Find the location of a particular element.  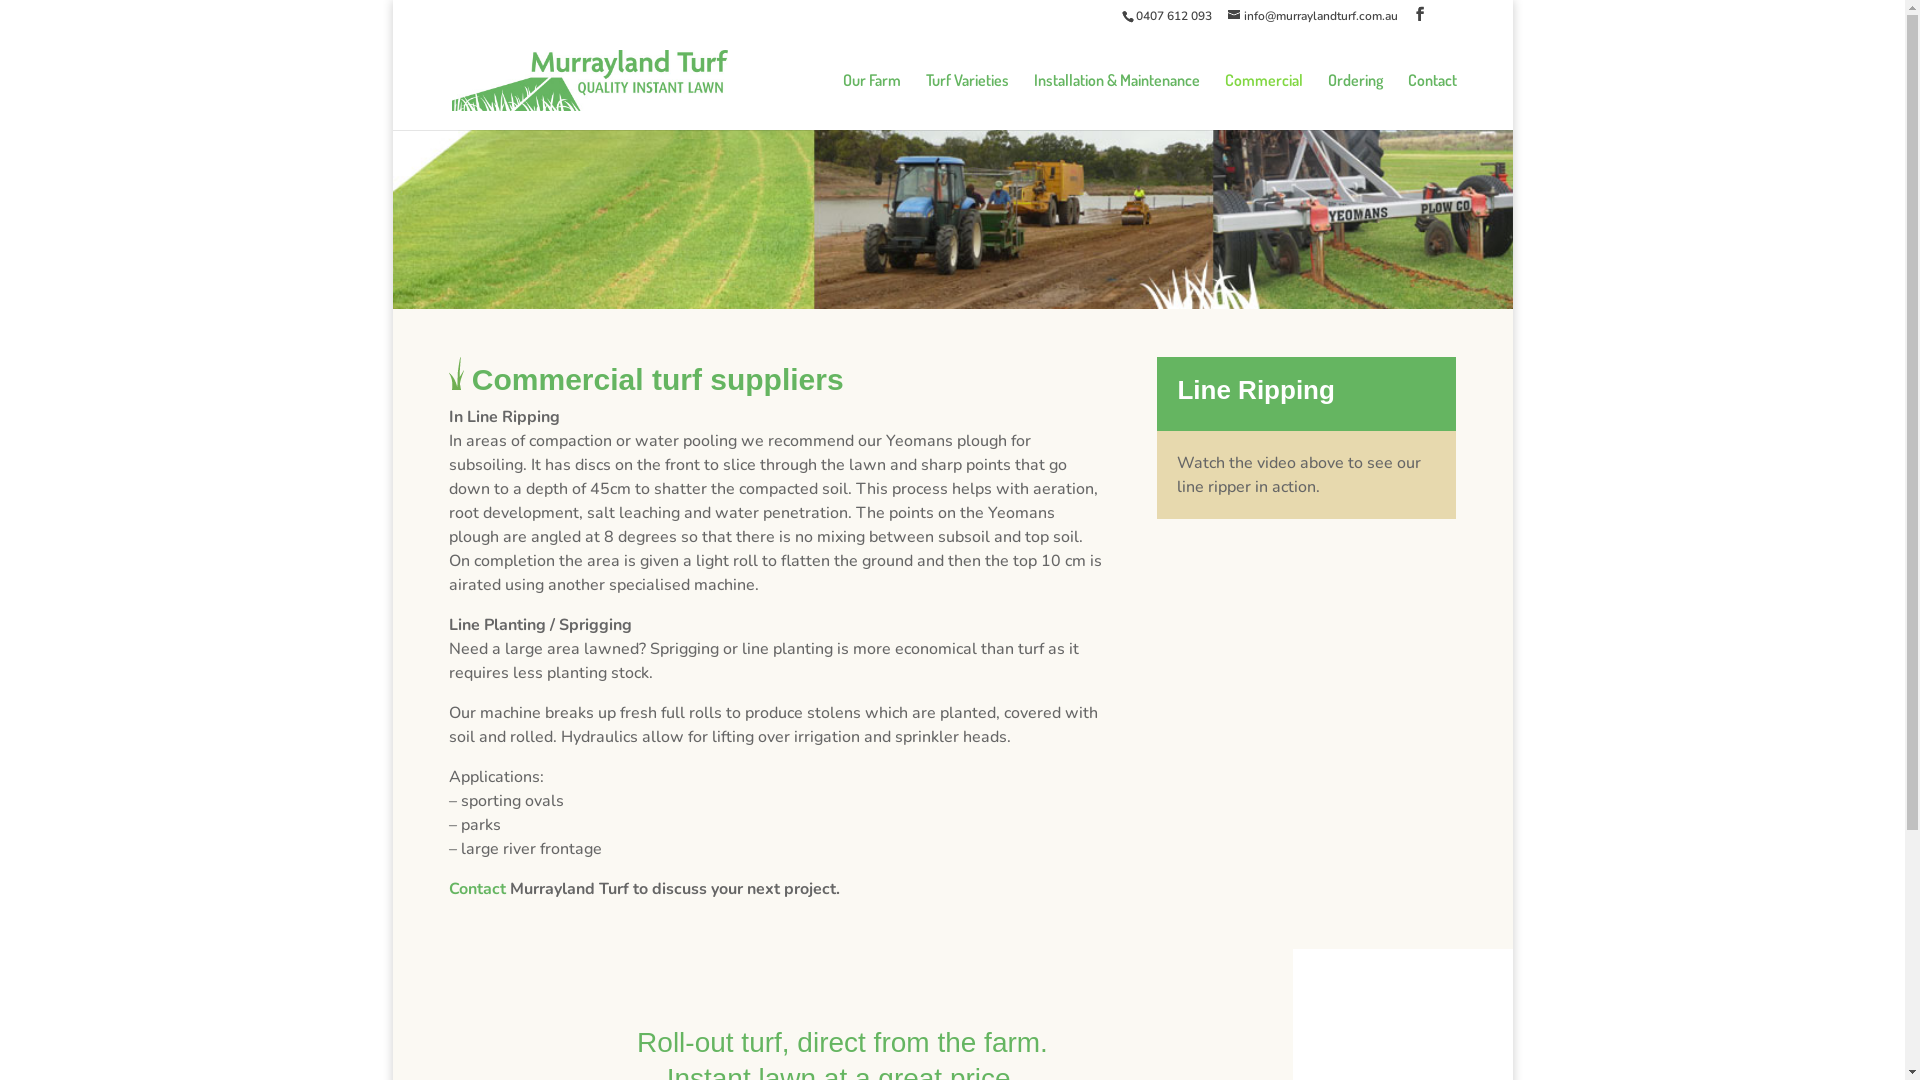

'Ordering' is located at coordinates (1355, 101).